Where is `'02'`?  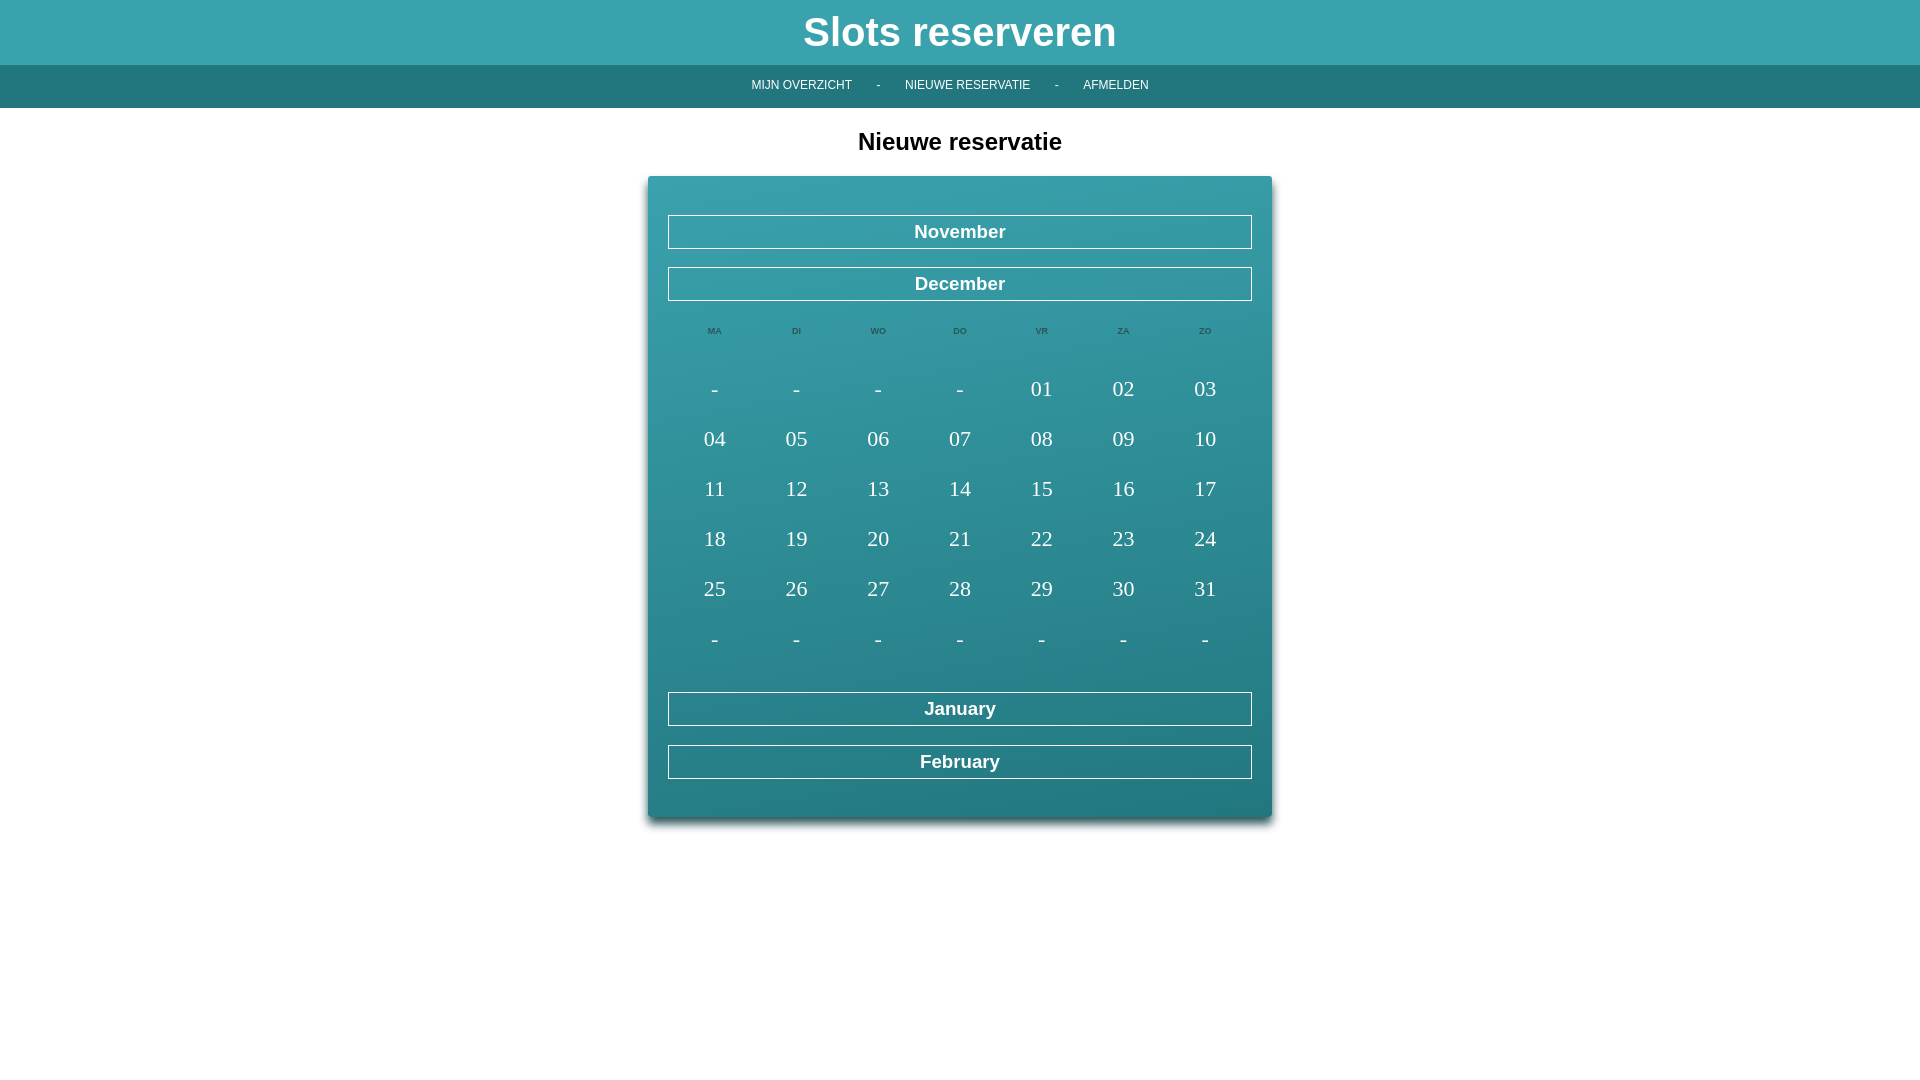
'02' is located at coordinates (1082, 390).